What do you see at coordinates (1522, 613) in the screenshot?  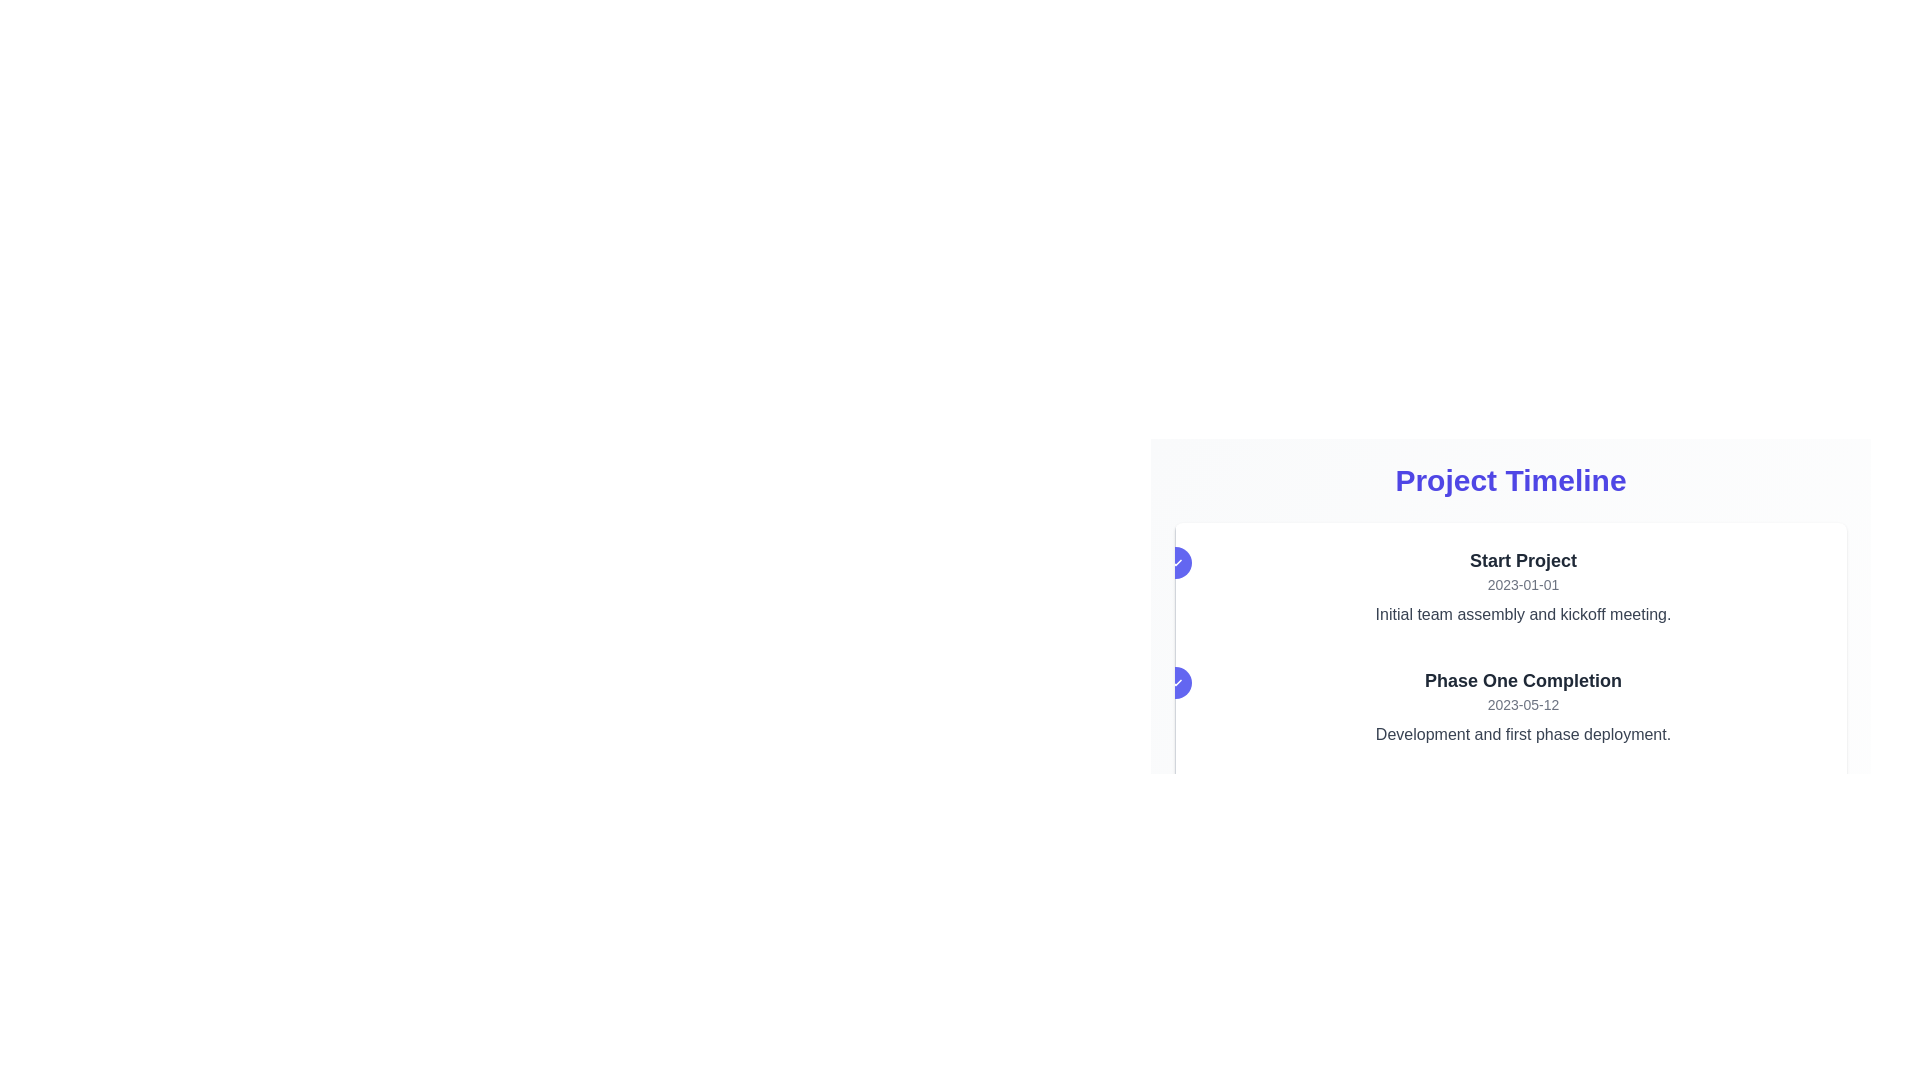 I see `the text label stating 'Initial team assembly and kickoff meeting', which is positioned below the 'Start Project' header in the Project Timeline section` at bounding box center [1522, 613].